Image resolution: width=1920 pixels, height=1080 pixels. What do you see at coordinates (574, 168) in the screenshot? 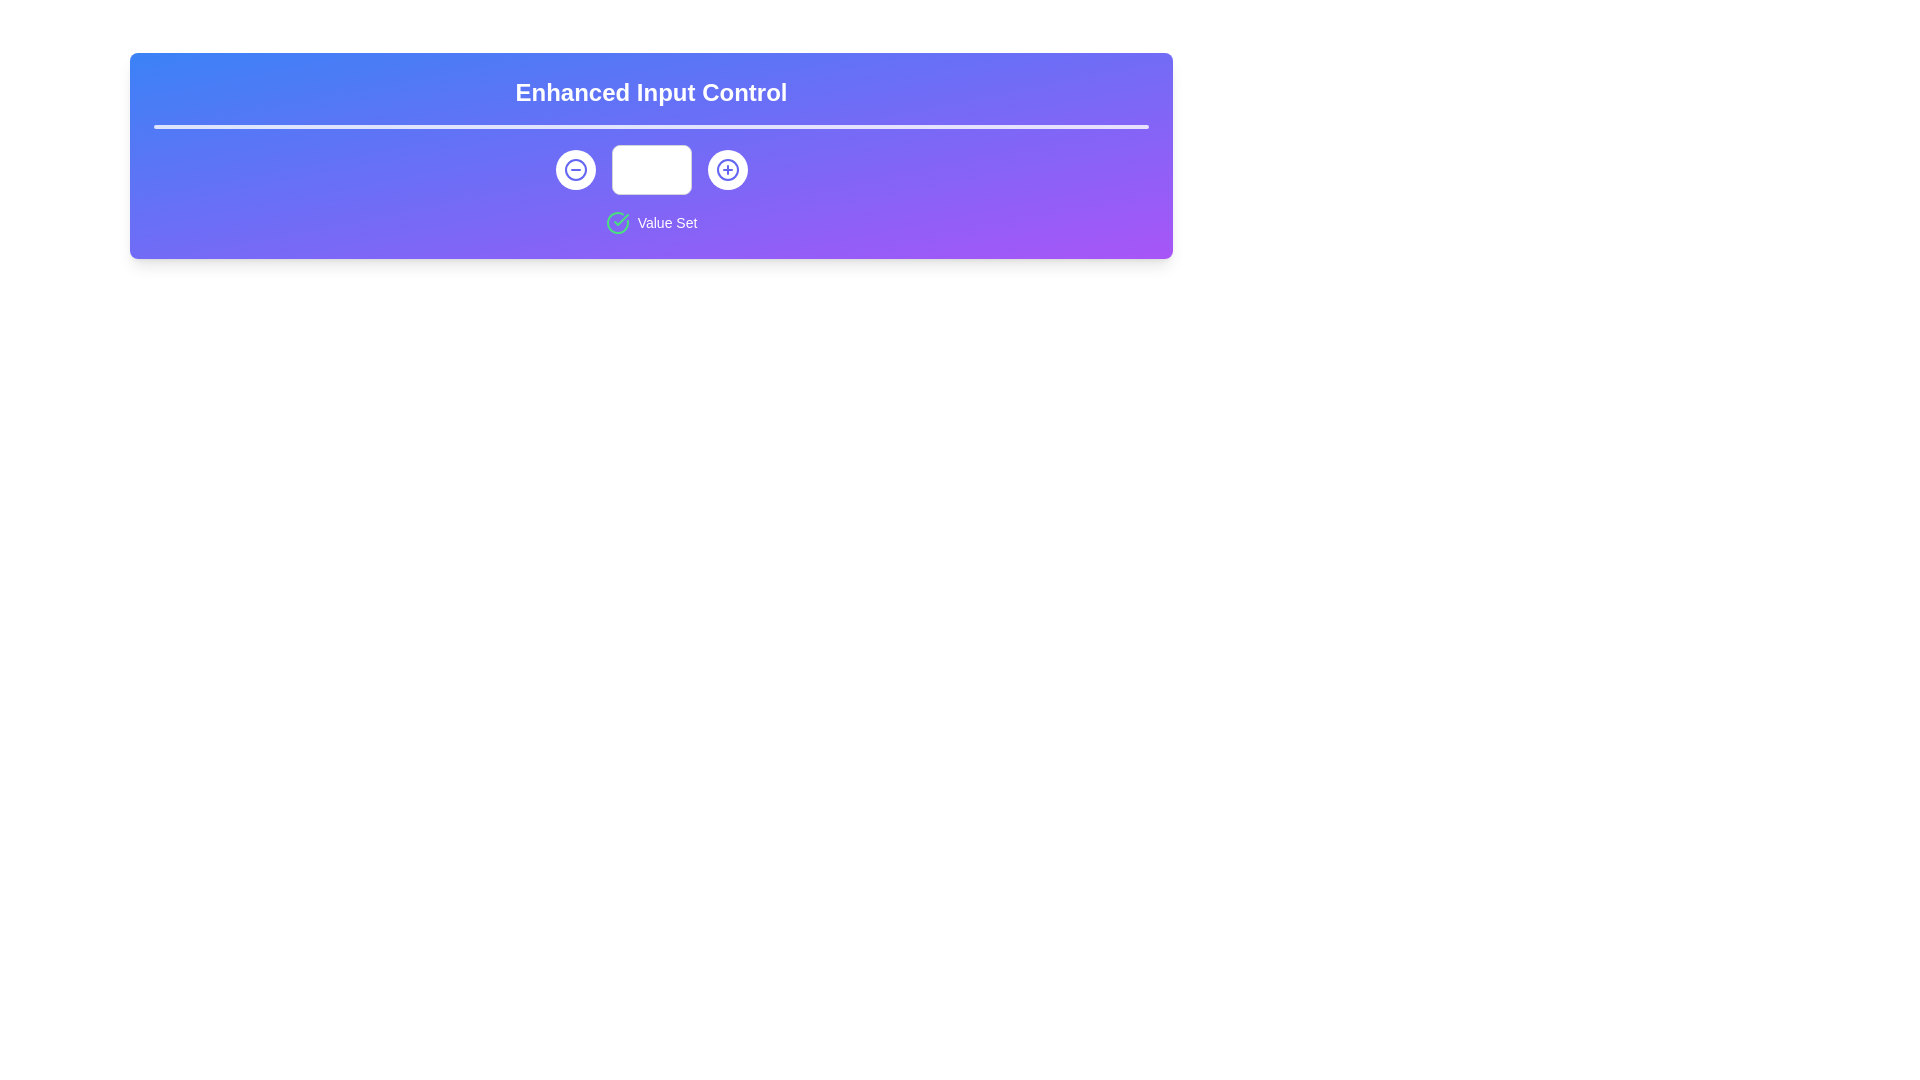
I see `the circular button with a white background and an indigo minus icon to activate its focus ring effect` at bounding box center [574, 168].